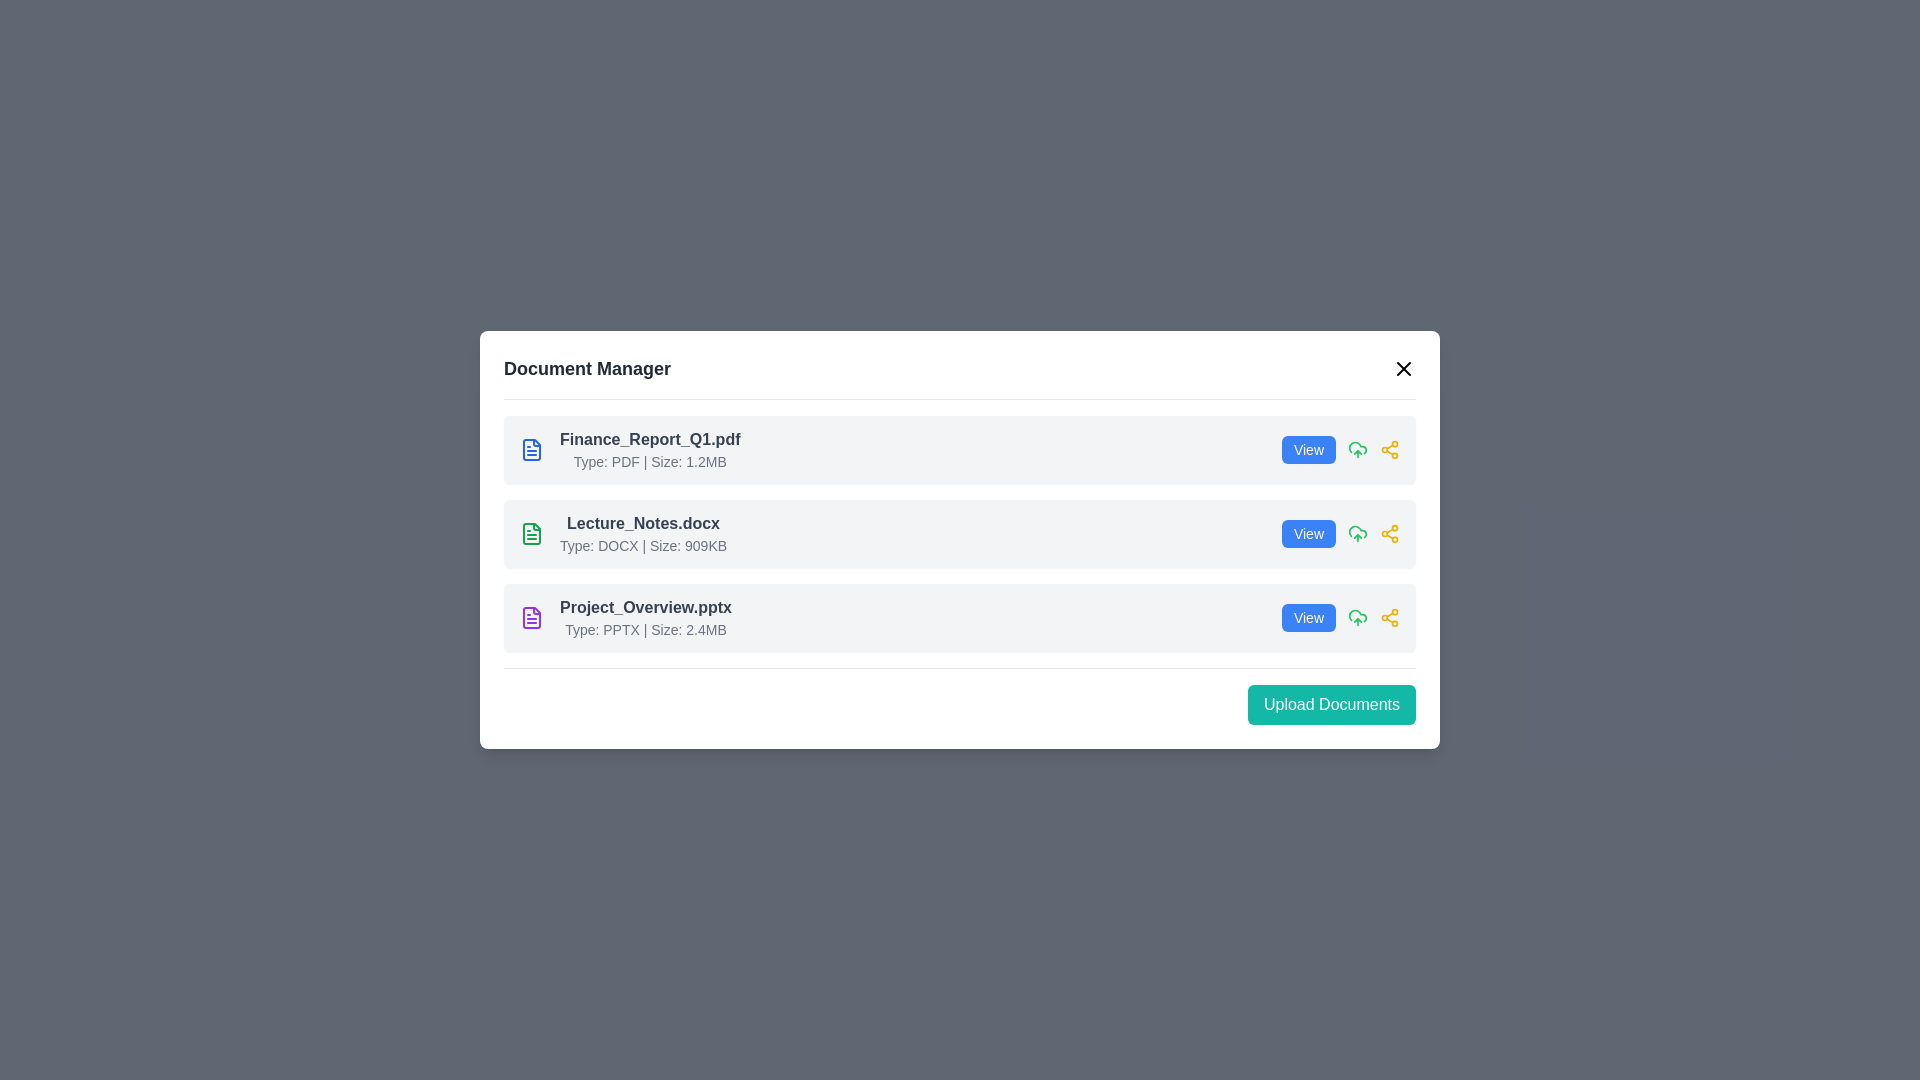 Image resolution: width=1920 pixels, height=1080 pixels. I want to click on the static text label displaying 'Project_Overview.pptx', which is styled in medium gray and bolded, located at the top of a file entry in a vertical list, so click(645, 607).